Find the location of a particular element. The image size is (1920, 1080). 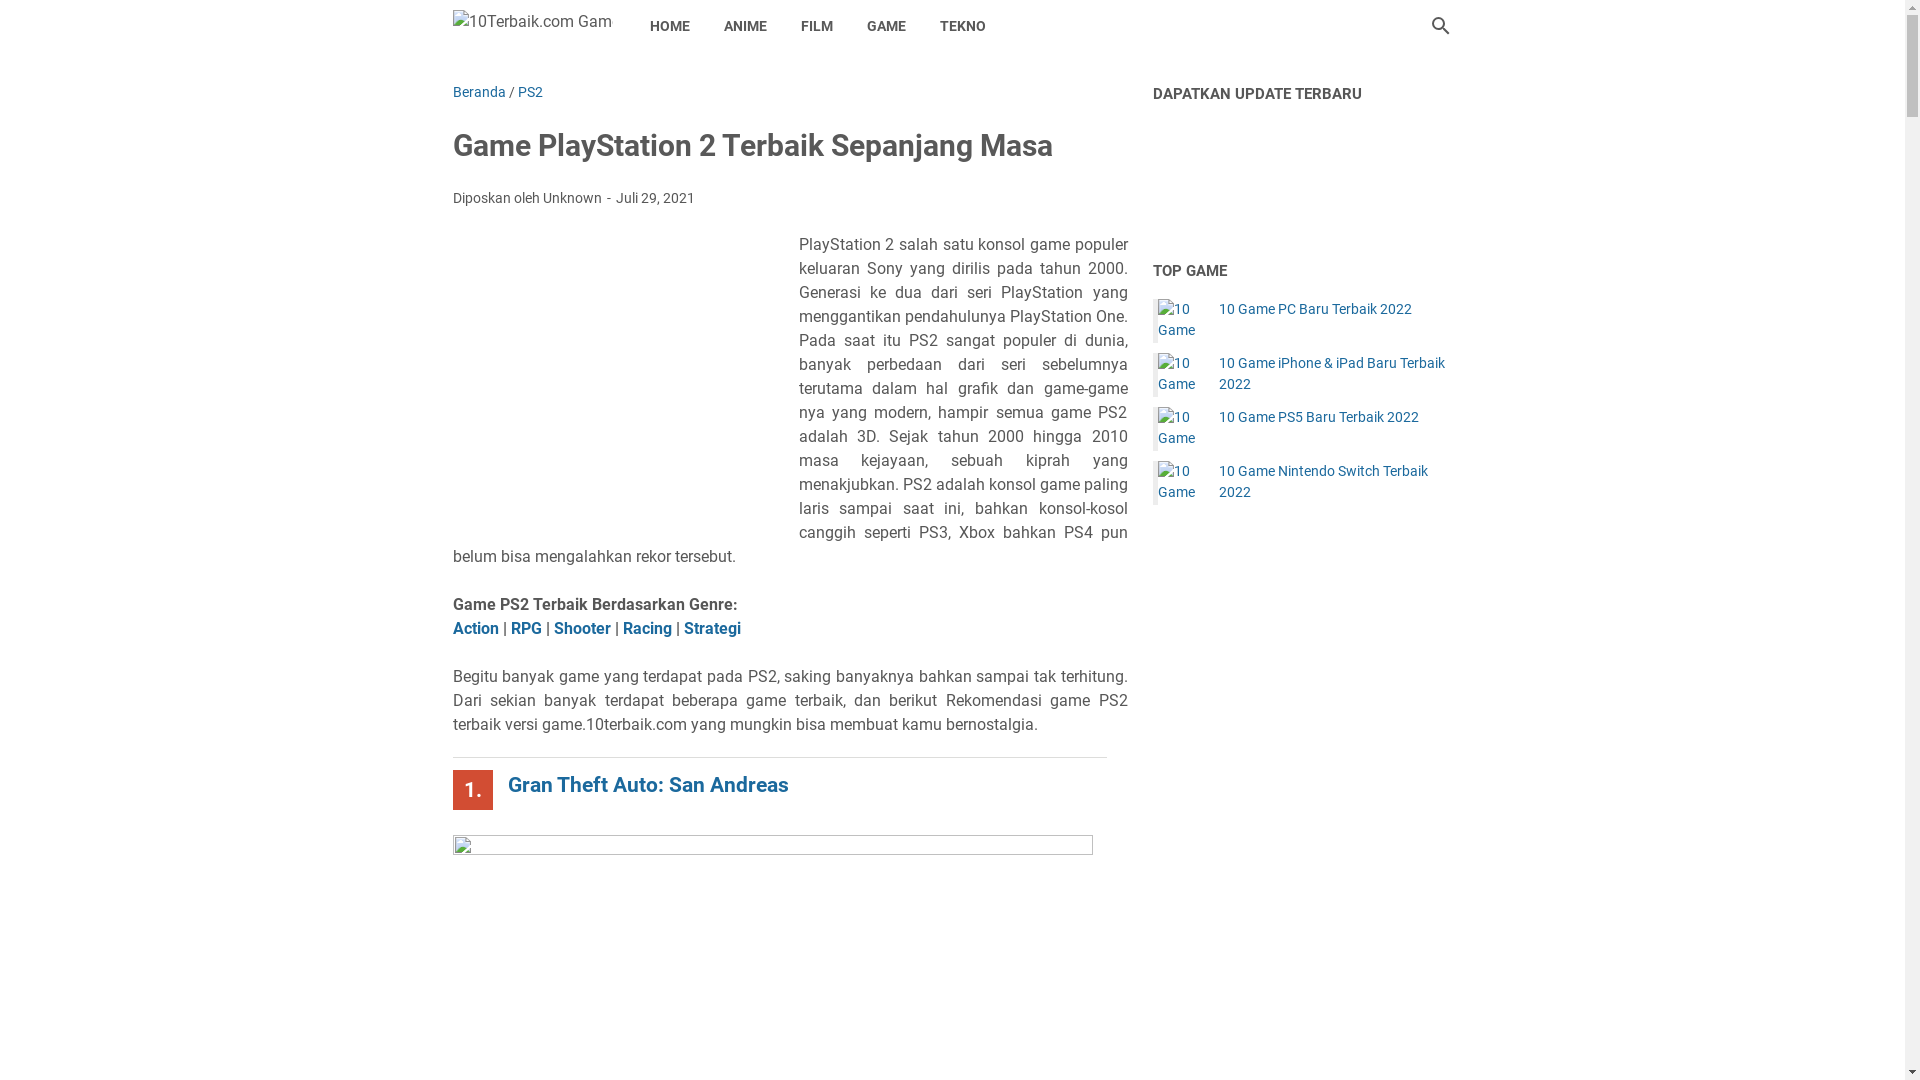

'10Terbaik.com Game' is located at coordinates (532, 26).